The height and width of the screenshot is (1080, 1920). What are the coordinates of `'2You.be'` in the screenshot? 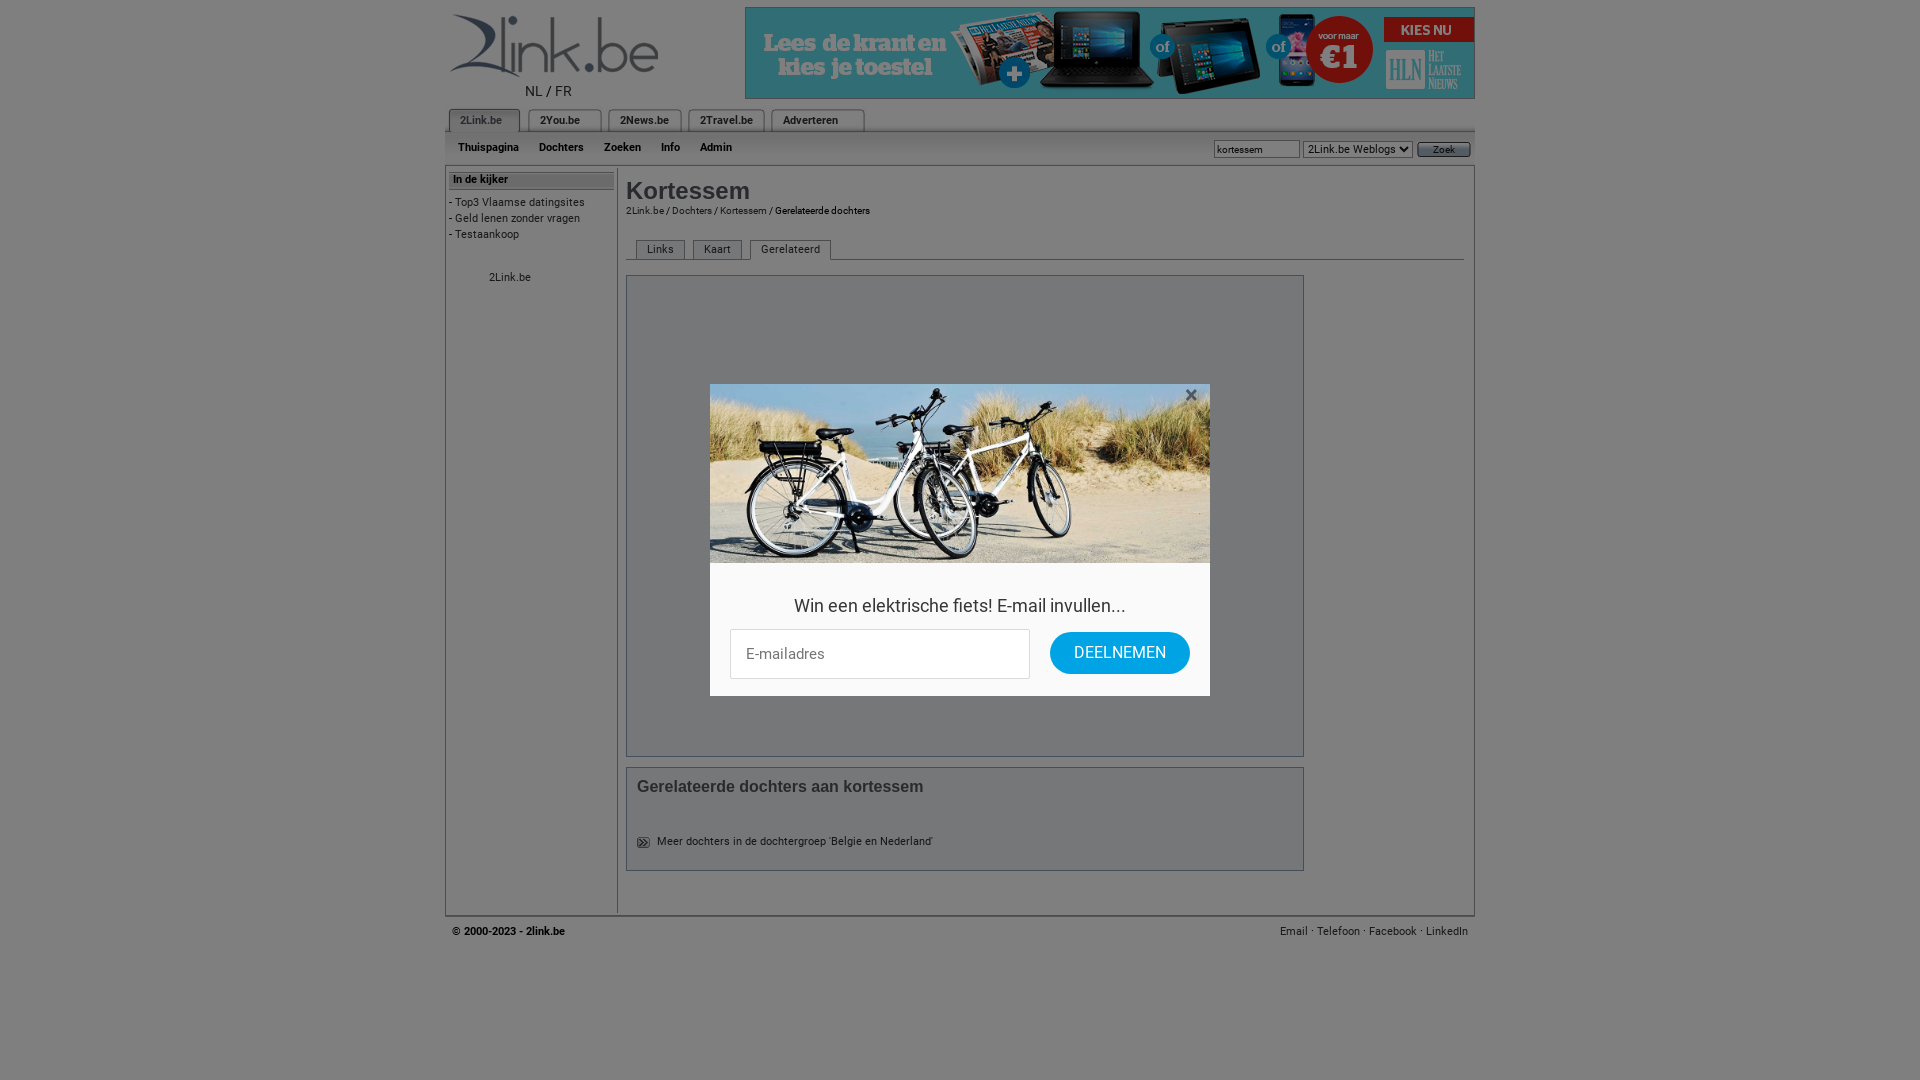 It's located at (560, 120).